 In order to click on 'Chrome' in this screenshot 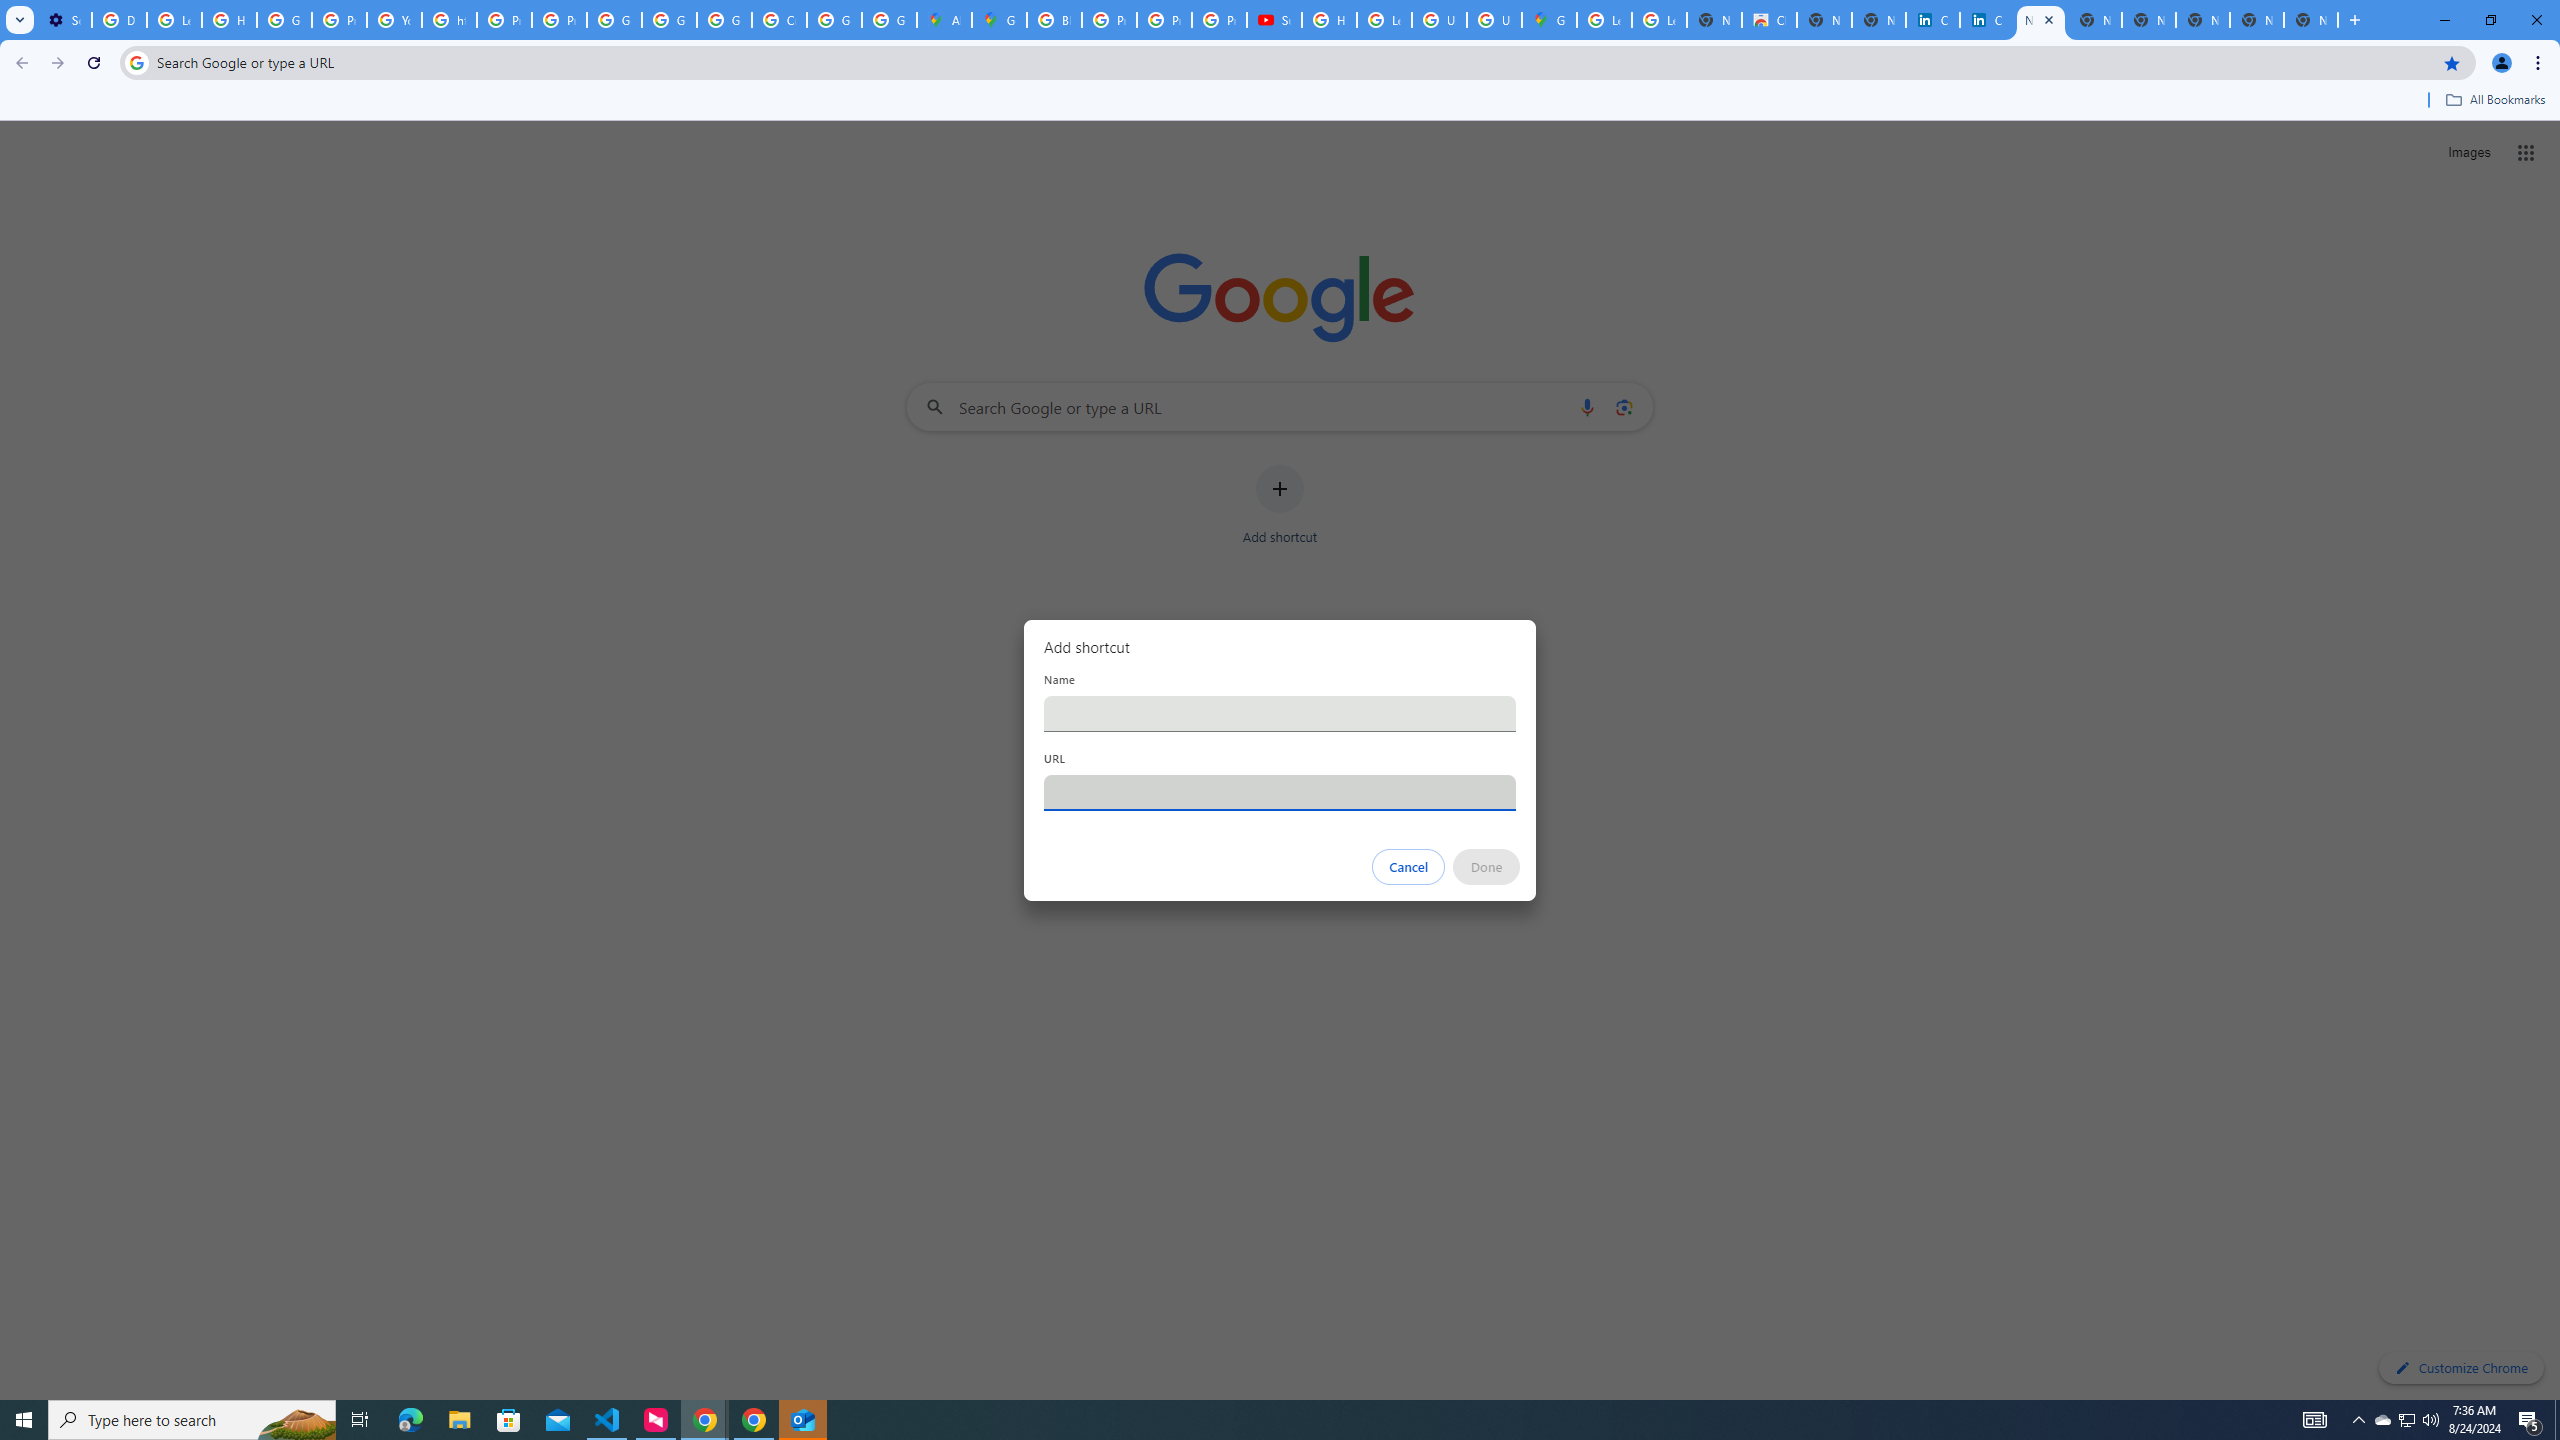, I will do `click(2539, 62)`.